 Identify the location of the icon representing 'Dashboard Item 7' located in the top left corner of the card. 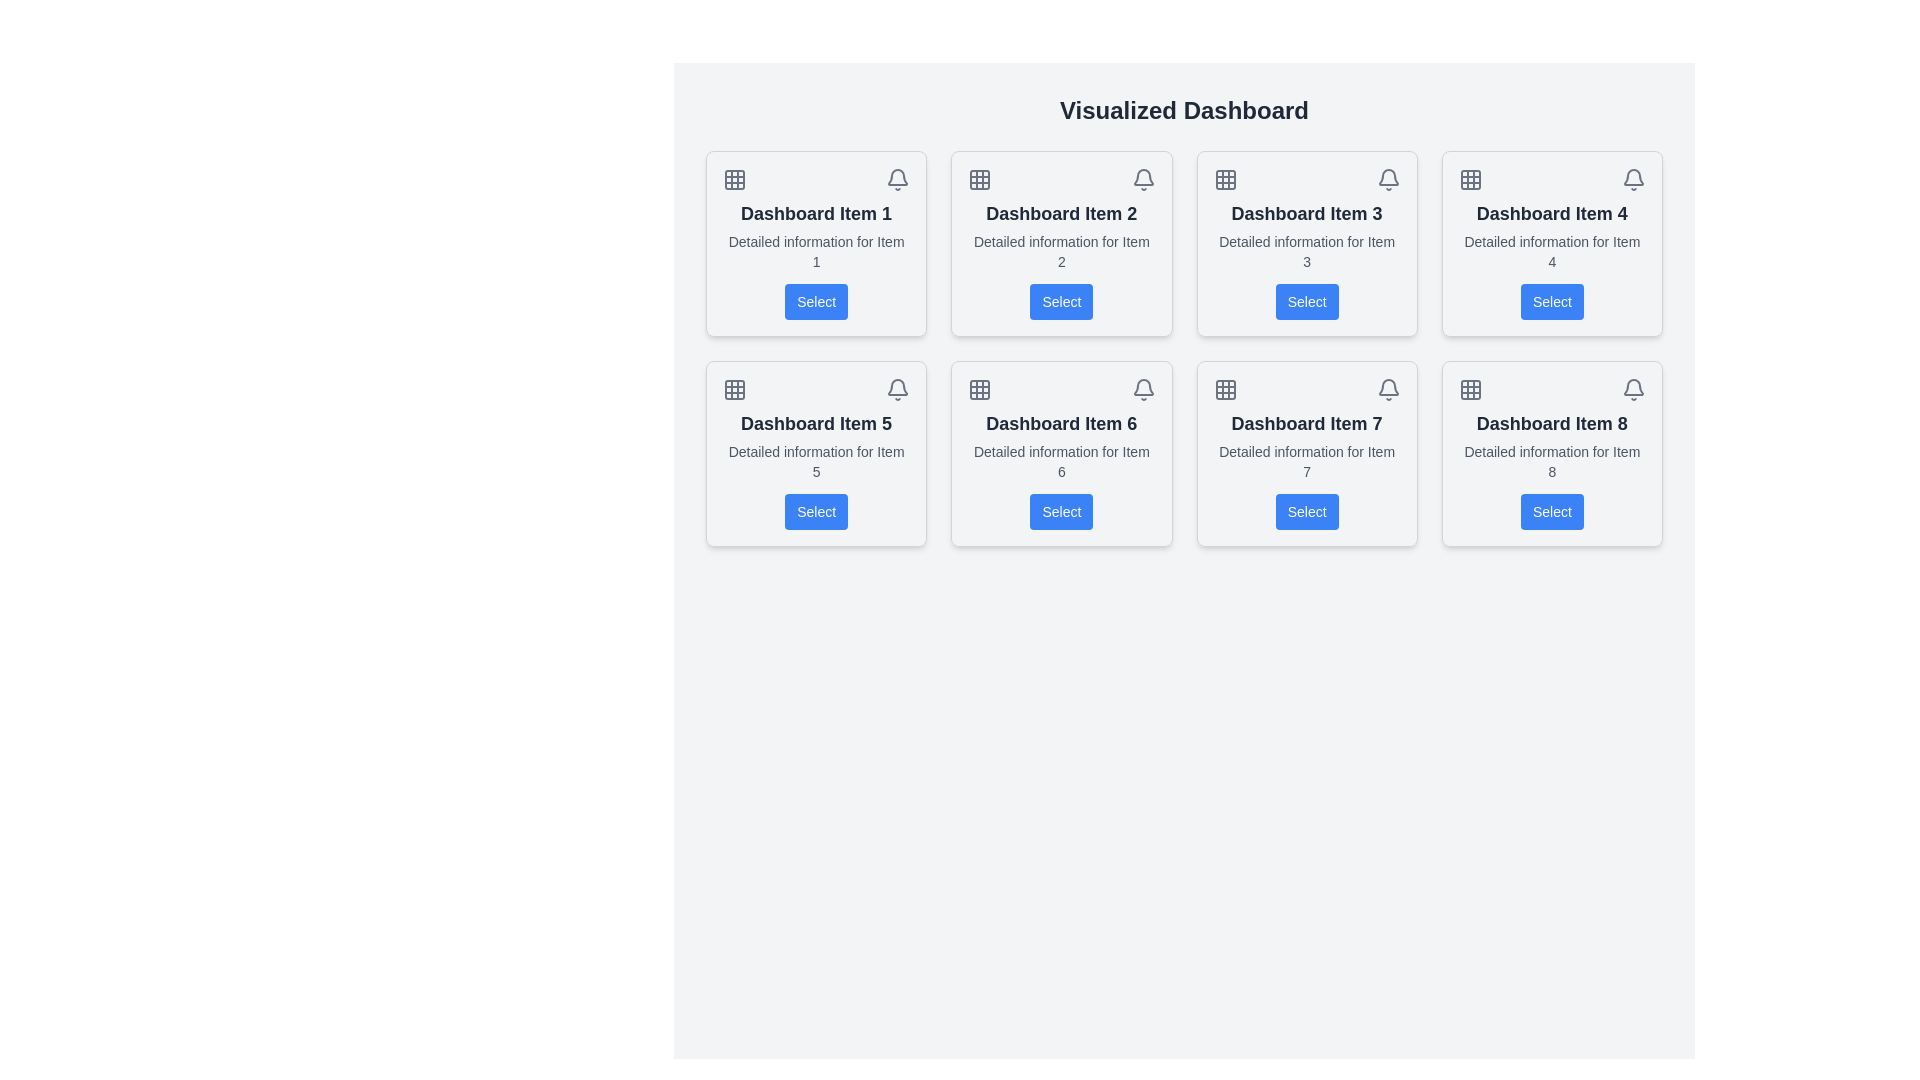
(1224, 389).